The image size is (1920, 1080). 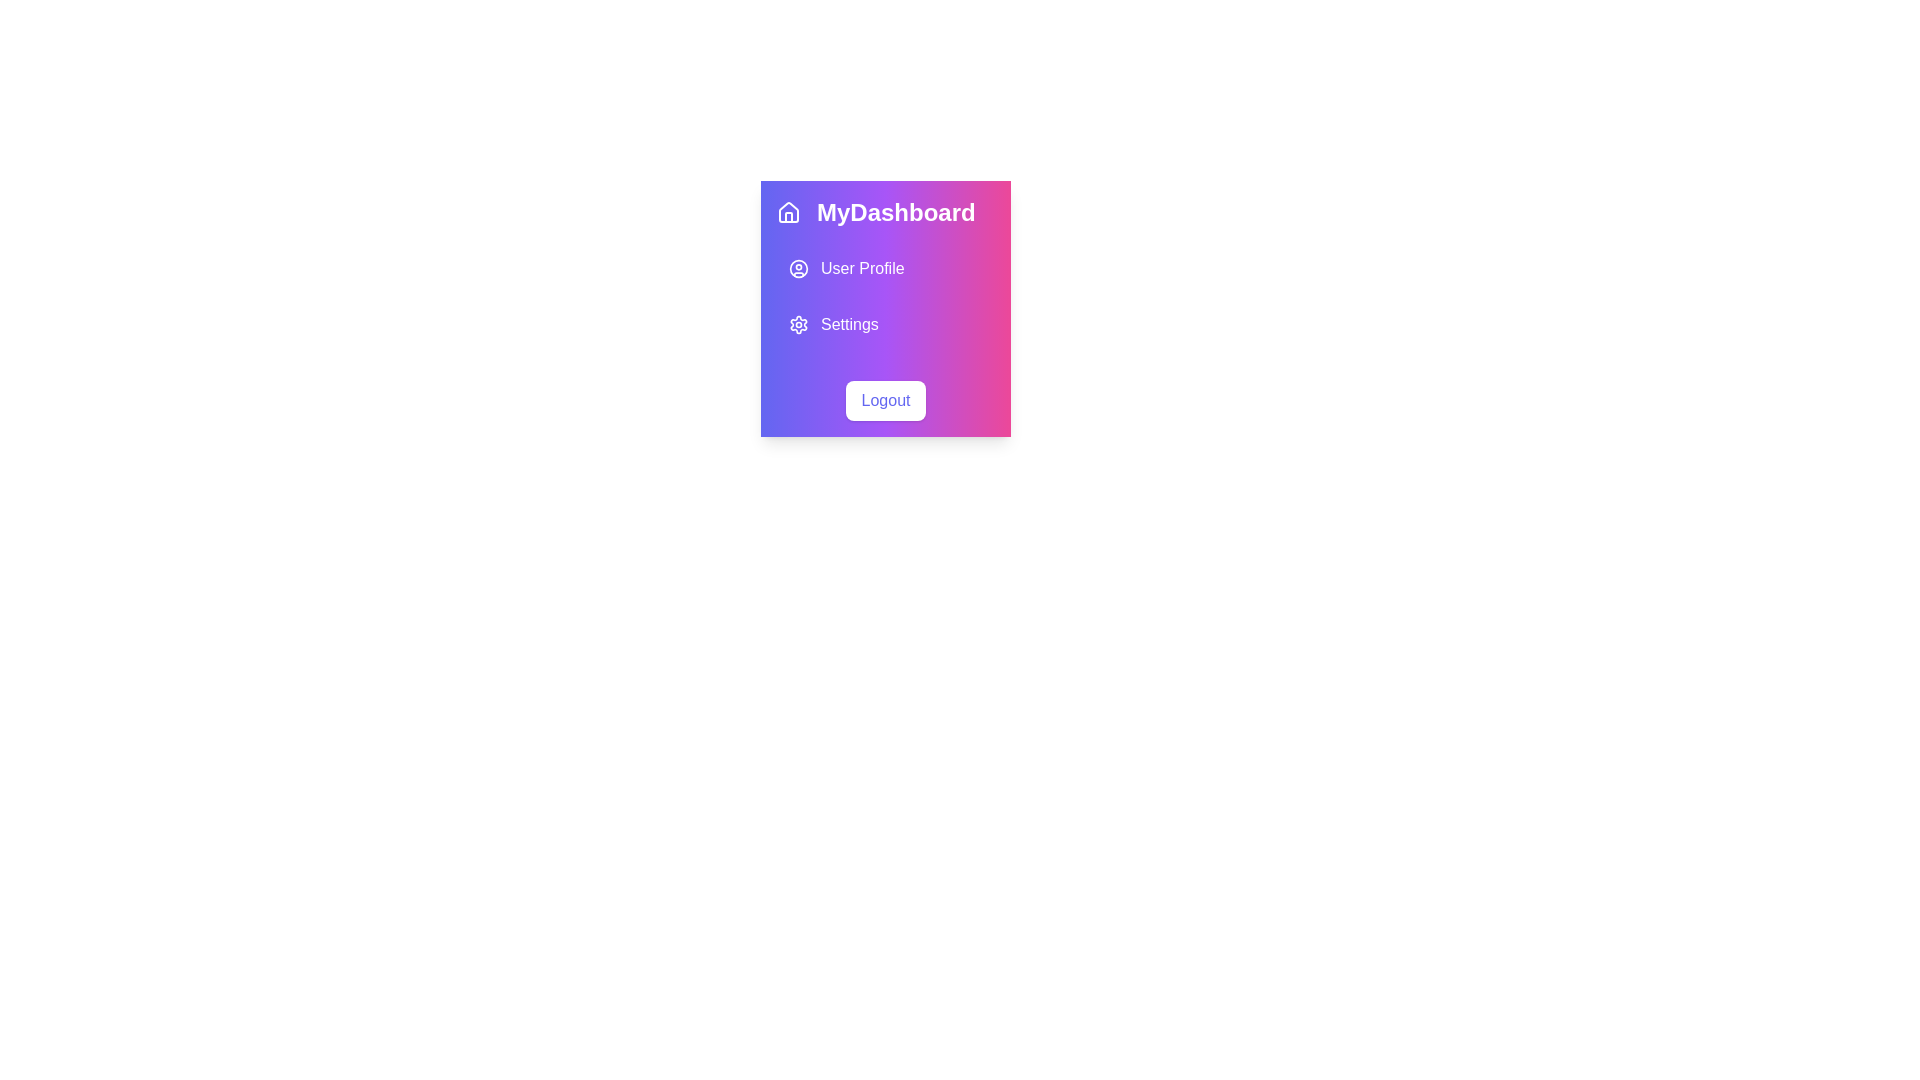 What do you see at coordinates (787, 212) in the screenshot?
I see `the home button icon located at the far left of the 'MyDashboard' title bar group in the header section of the dashboard interface` at bounding box center [787, 212].